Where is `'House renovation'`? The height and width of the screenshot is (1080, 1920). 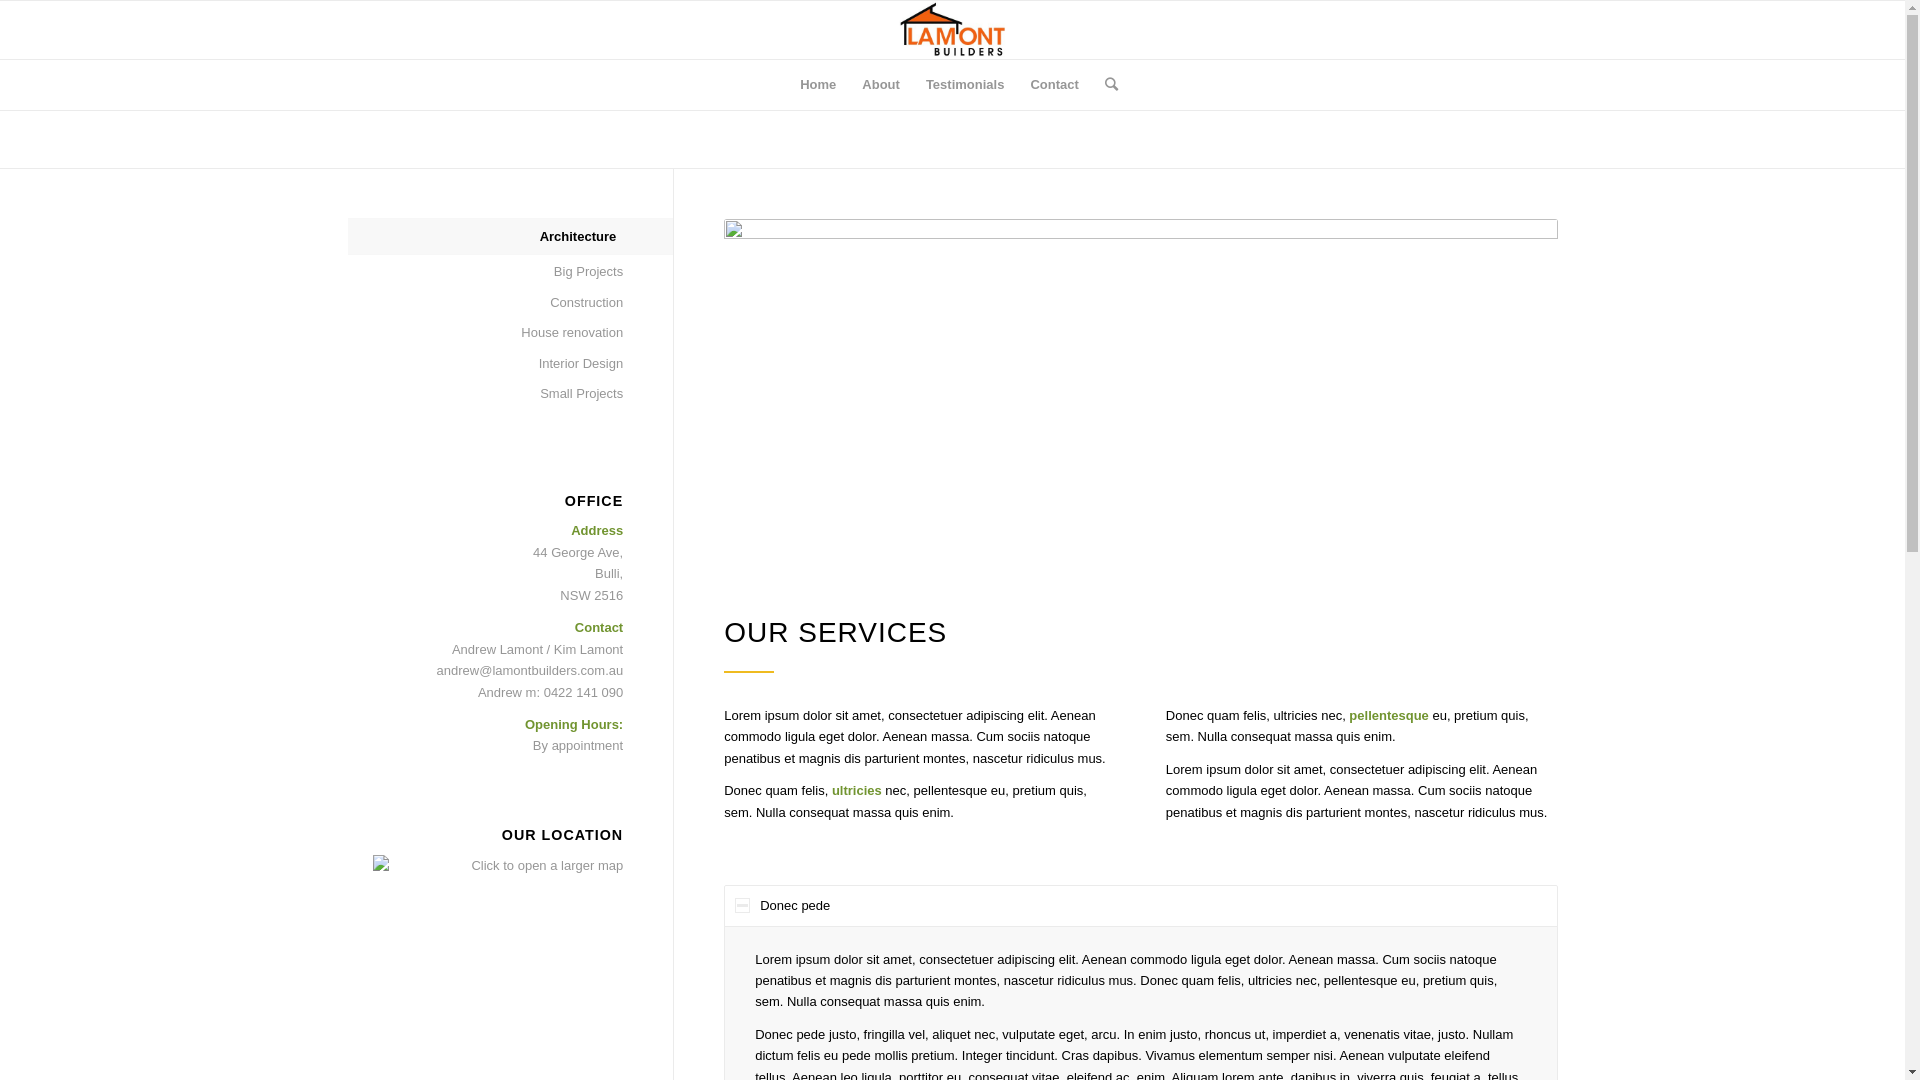 'House renovation' is located at coordinates (485, 331).